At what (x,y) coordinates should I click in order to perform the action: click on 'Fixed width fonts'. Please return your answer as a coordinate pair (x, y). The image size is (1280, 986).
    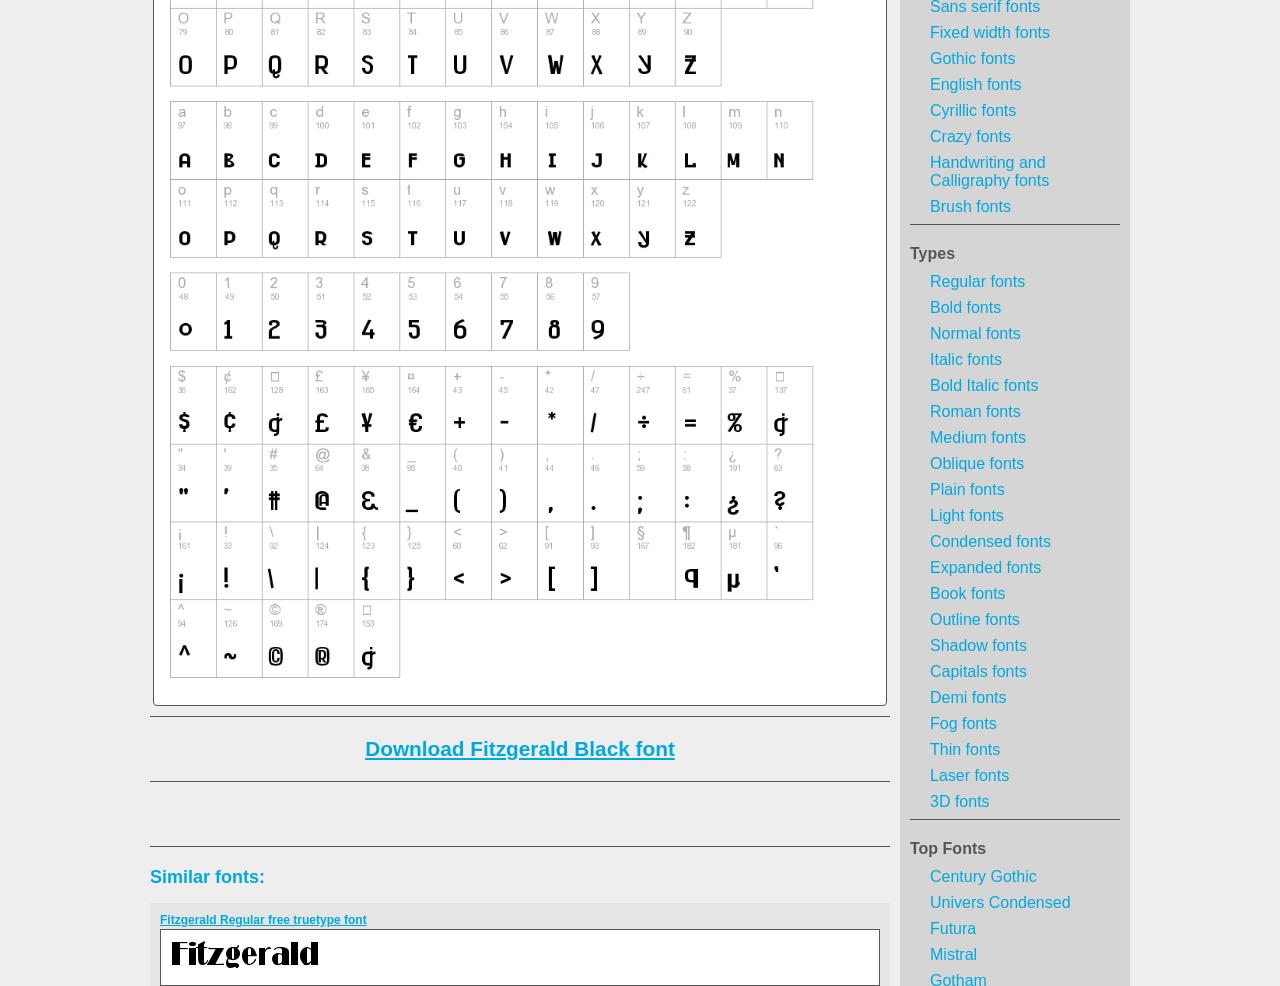
    Looking at the image, I should click on (929, 31).